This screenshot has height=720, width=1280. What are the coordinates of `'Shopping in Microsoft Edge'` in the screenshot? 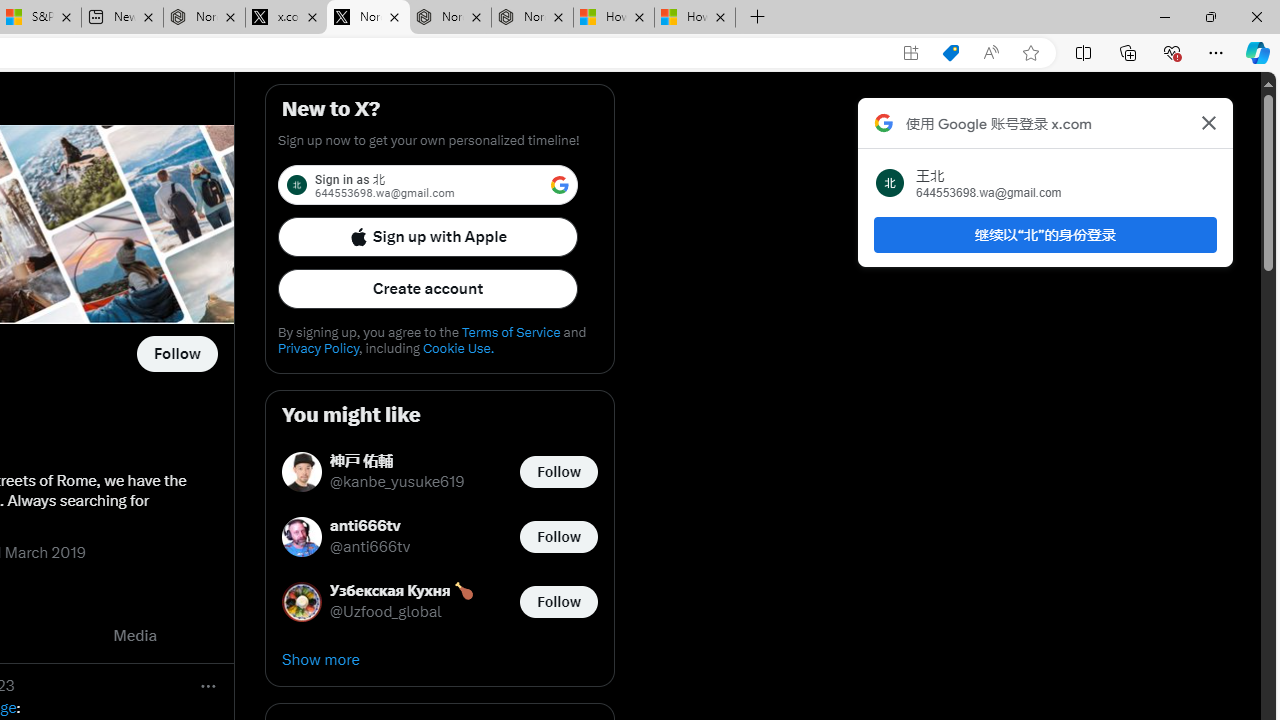 It's located at (950, 52).